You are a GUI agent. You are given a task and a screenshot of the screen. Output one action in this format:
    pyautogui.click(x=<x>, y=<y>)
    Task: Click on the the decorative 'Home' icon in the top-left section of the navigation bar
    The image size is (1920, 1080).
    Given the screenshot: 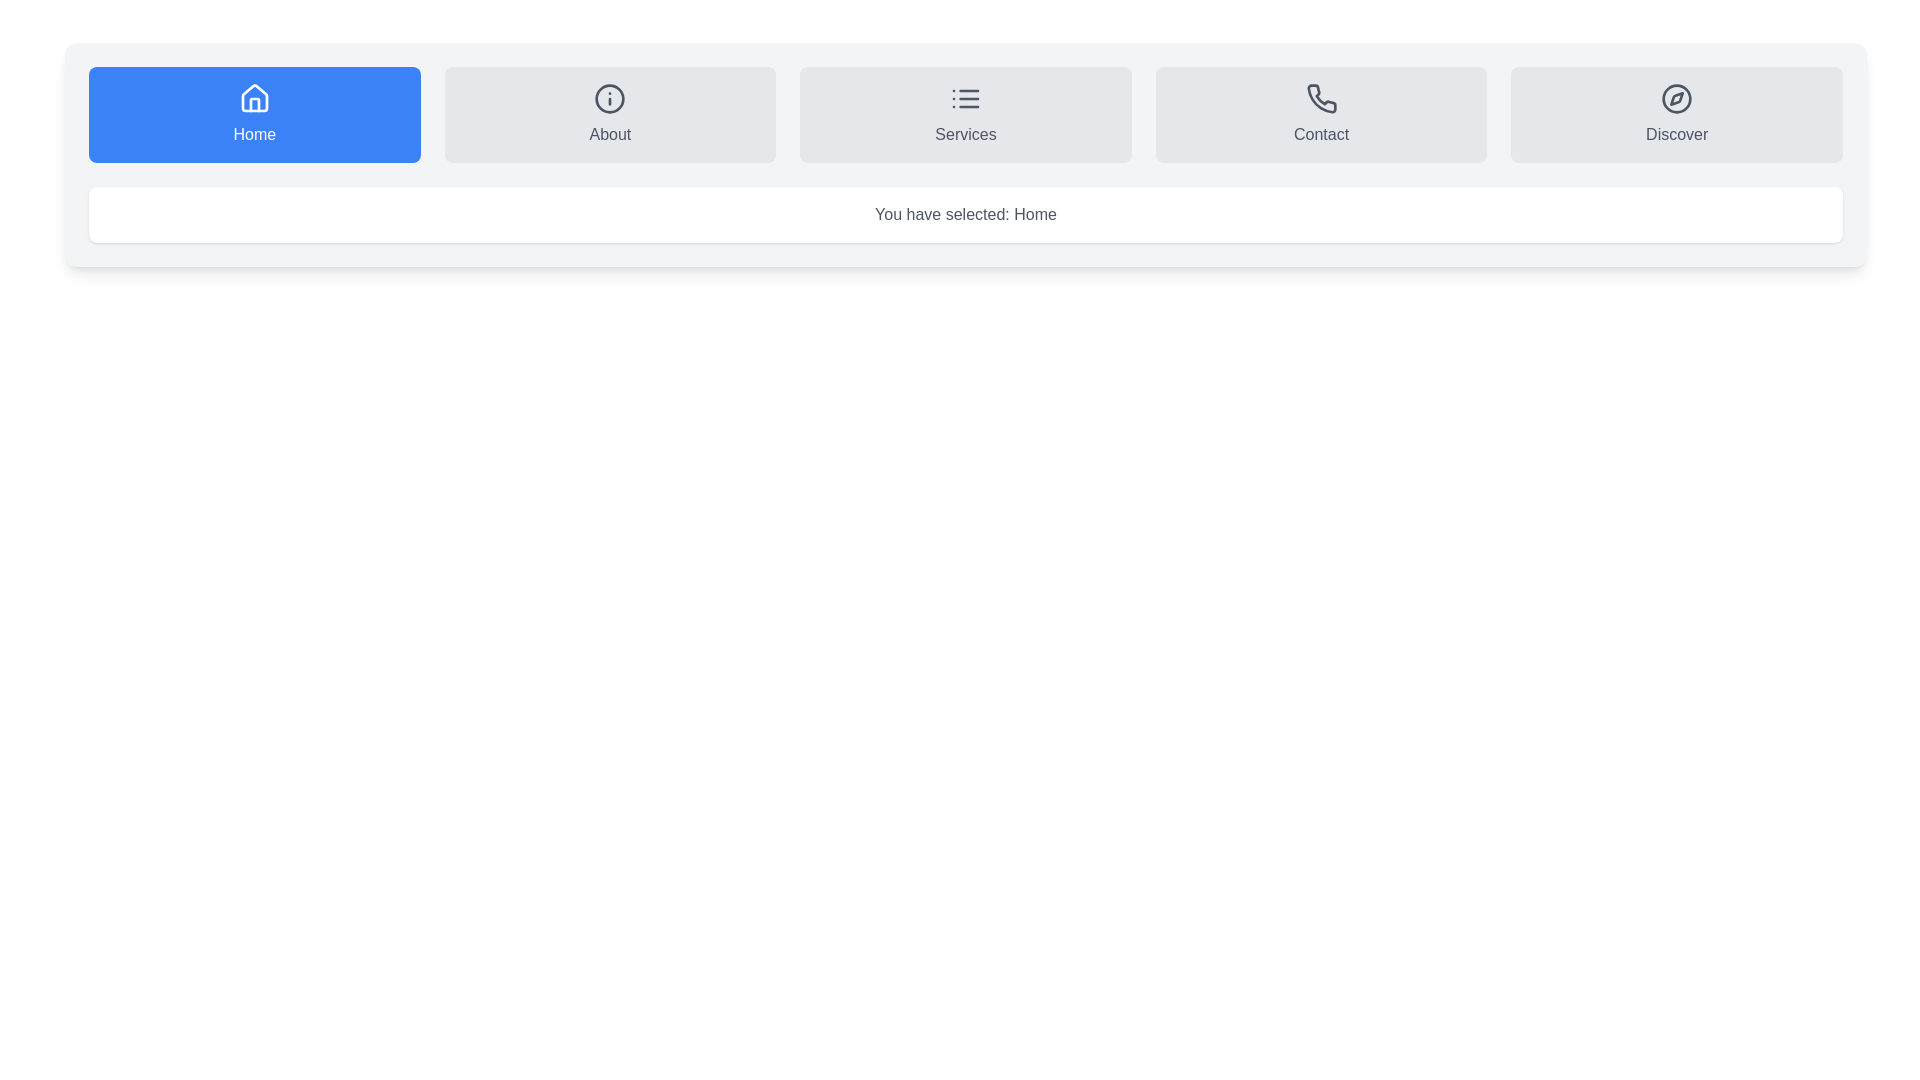 What is the action you would take?
    pyautogui.click(x=253, y=98)
    